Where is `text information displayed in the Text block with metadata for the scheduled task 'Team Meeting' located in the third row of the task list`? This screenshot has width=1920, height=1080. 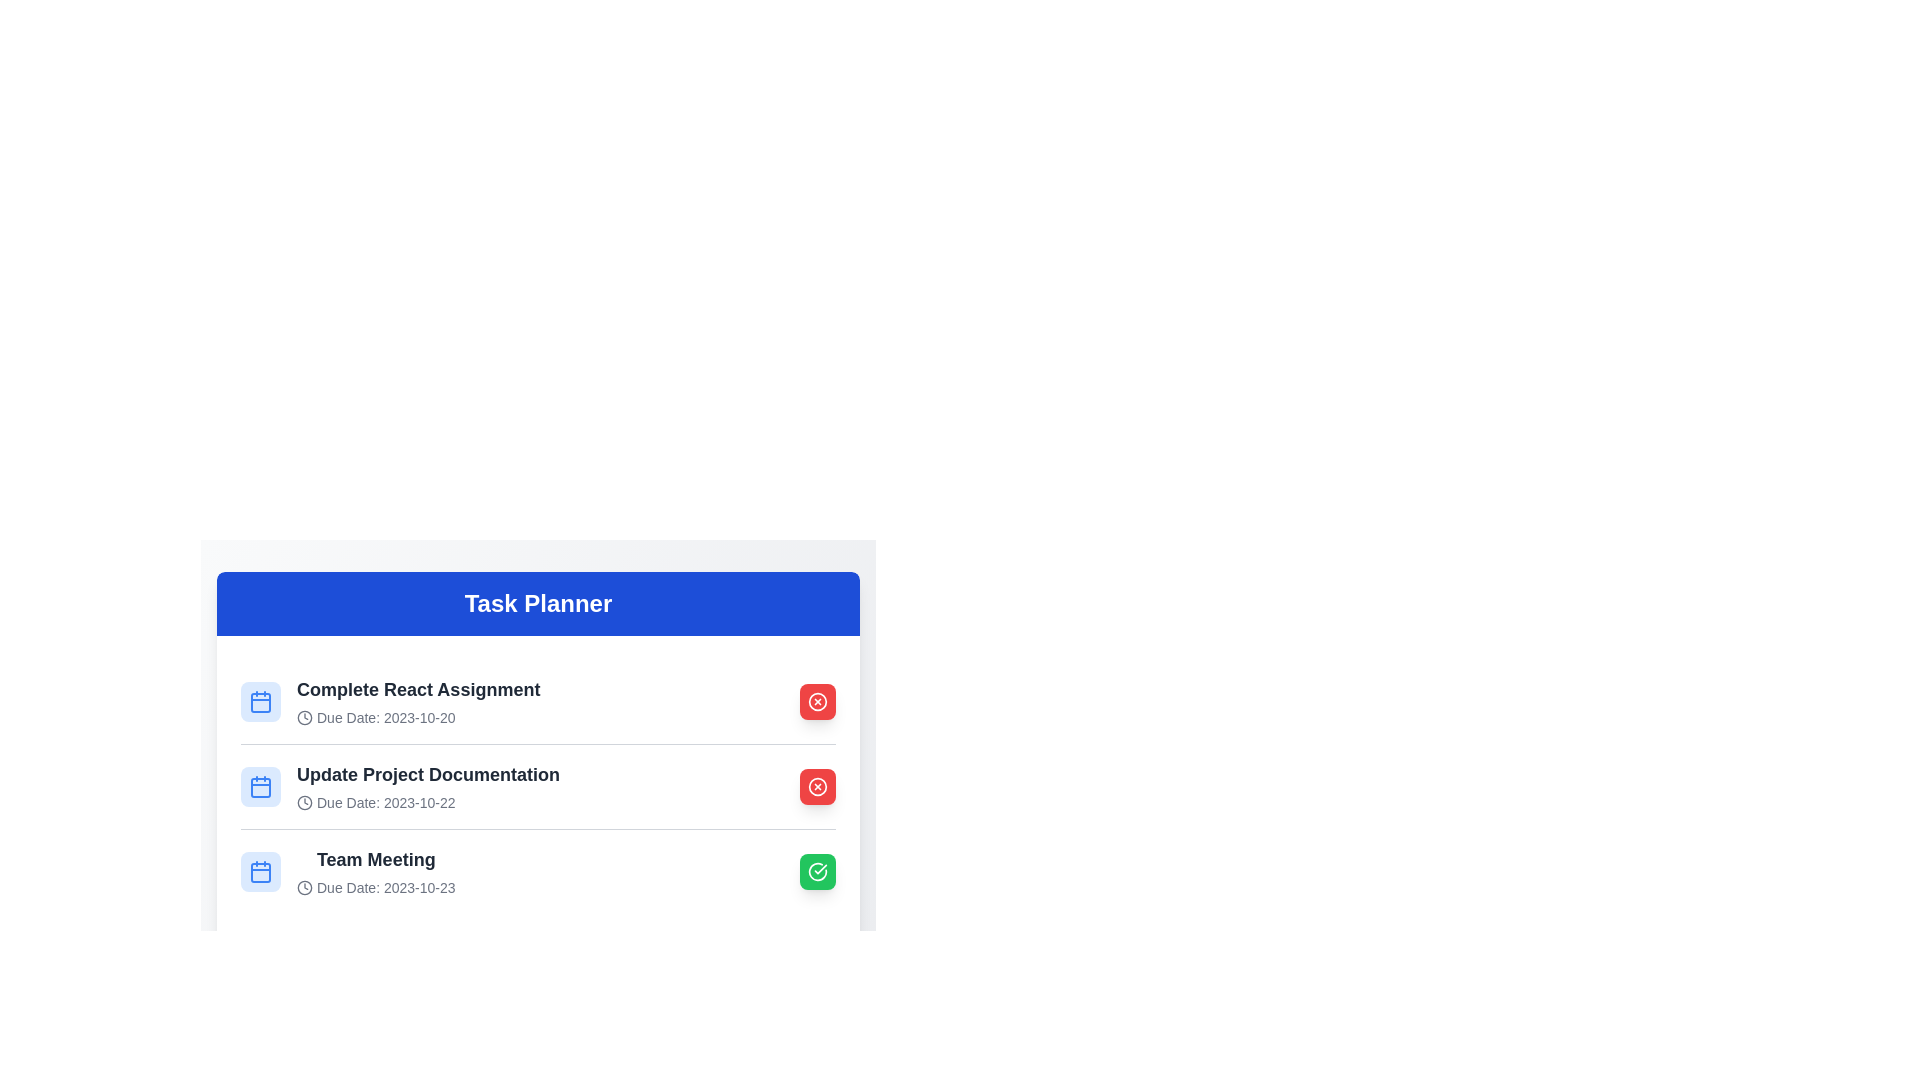
text information displayed in the Text block with metadata for the scheduled task 'Team Meeting' located in the third row of the task list is located at coordinates (376, 870).